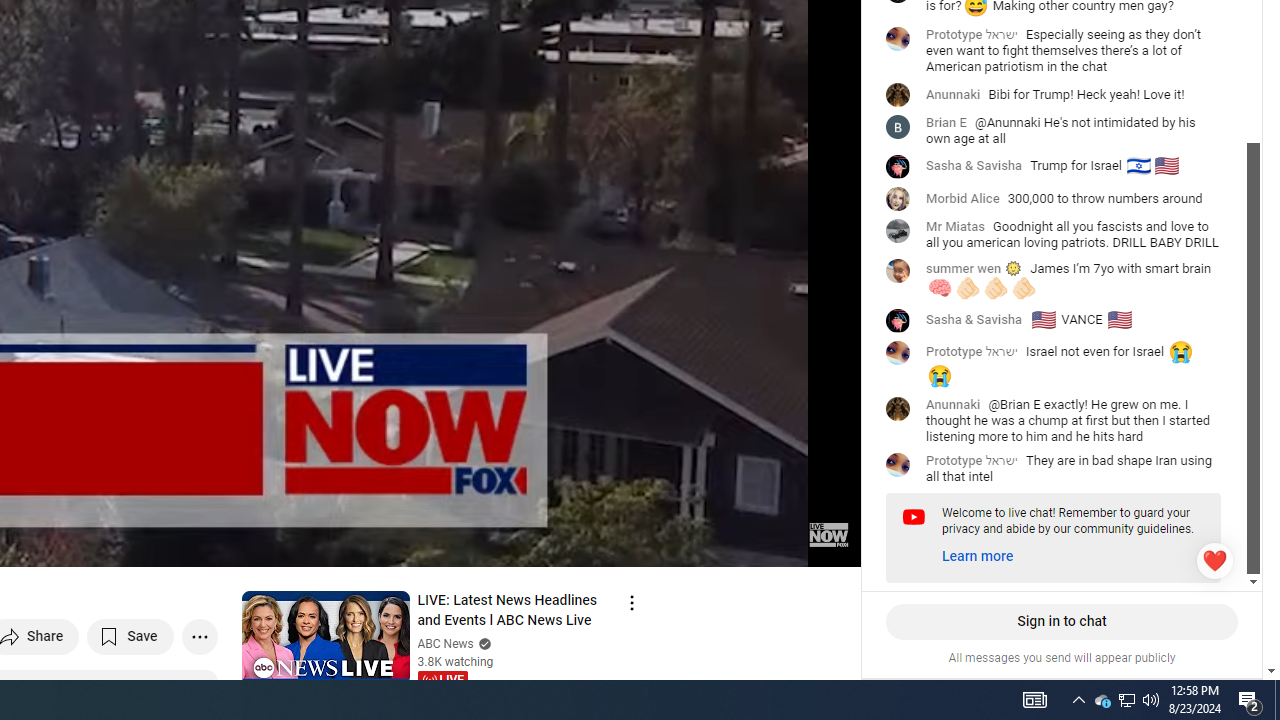  Describe the element at coordinates (1060, 621) in the screenshot. I see `'Sign in to chat'` at that location.